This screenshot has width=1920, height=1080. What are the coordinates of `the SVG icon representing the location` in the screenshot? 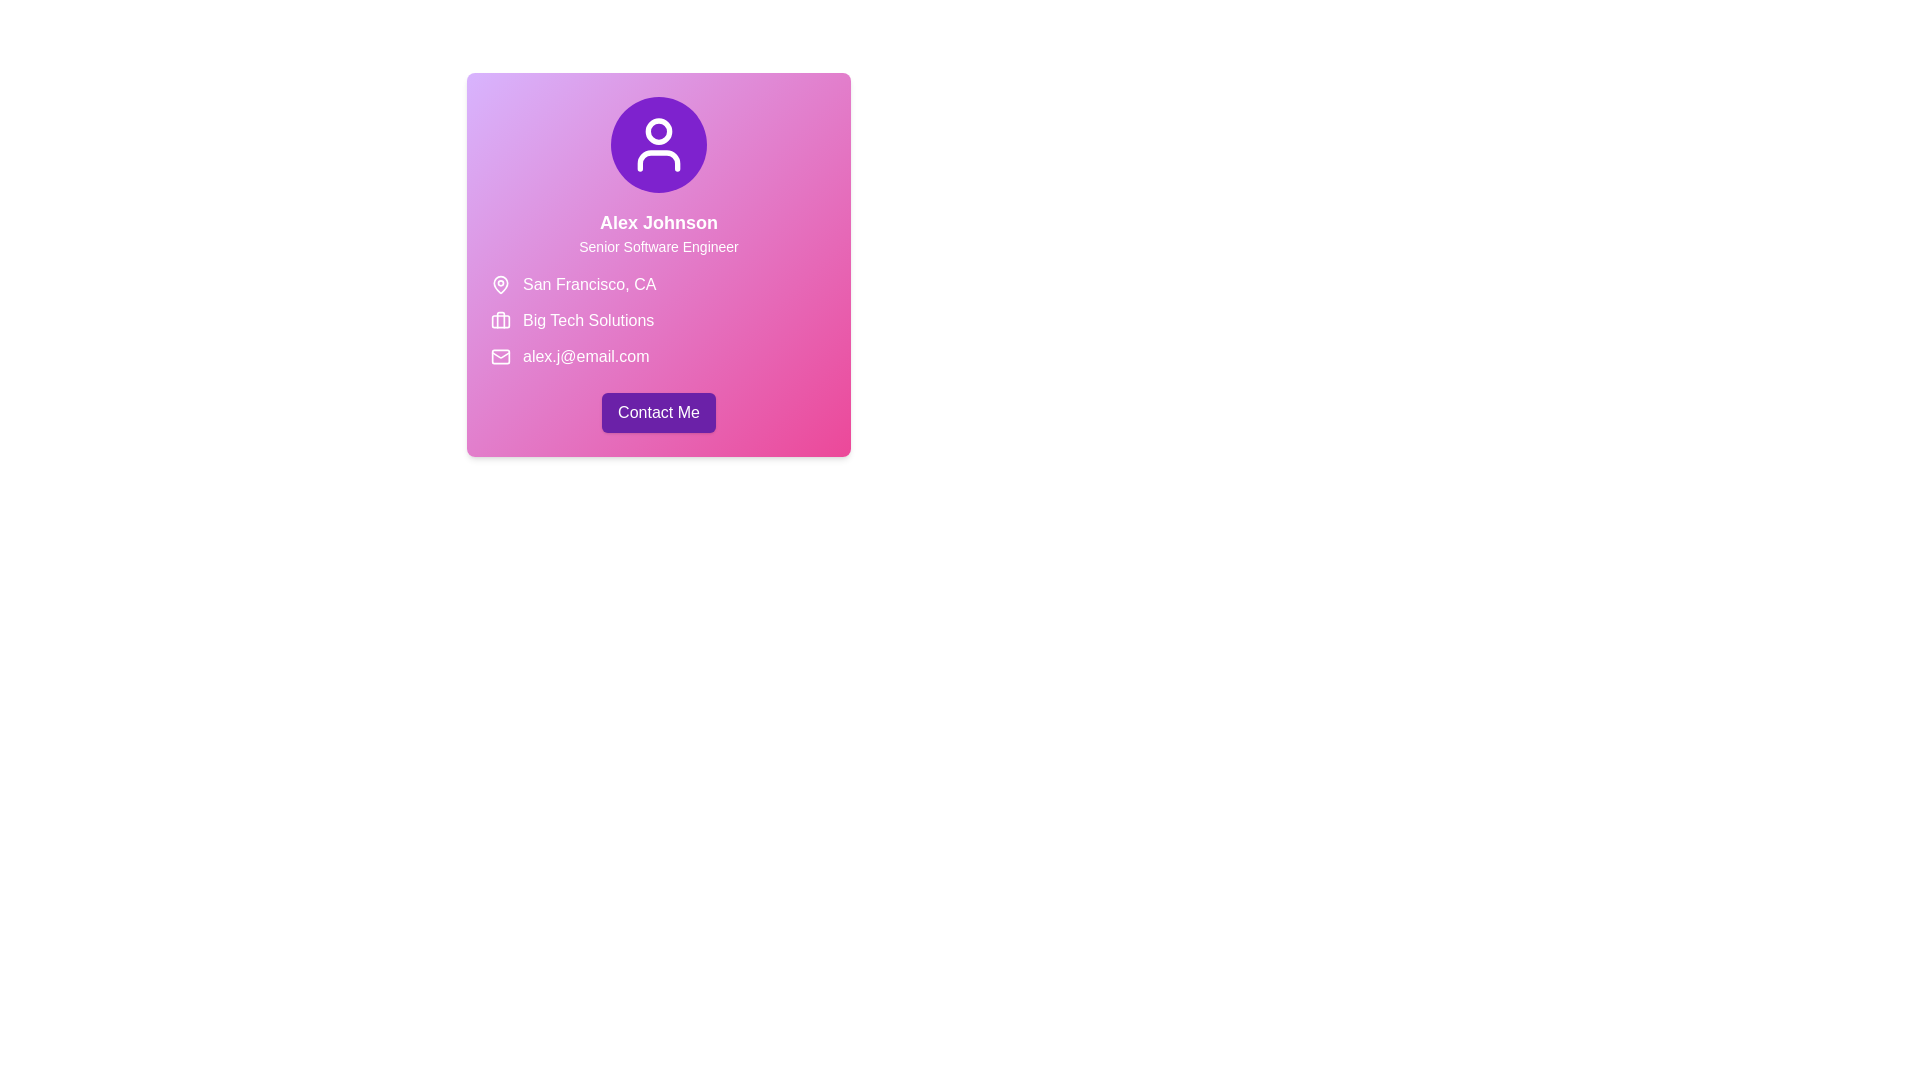 It's located at (500, 285).